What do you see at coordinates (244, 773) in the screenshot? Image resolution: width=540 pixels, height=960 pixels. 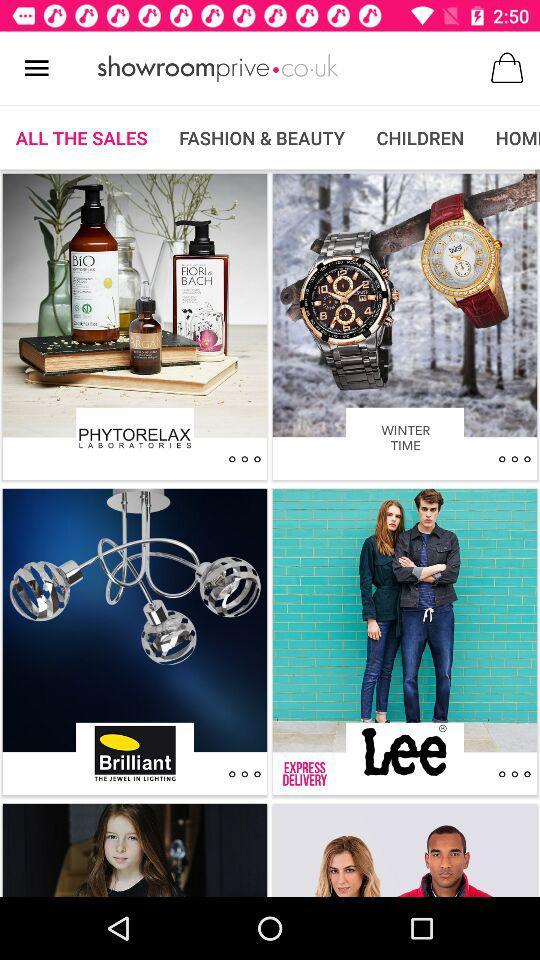 I see `other options` at bounding box center [244, 773].